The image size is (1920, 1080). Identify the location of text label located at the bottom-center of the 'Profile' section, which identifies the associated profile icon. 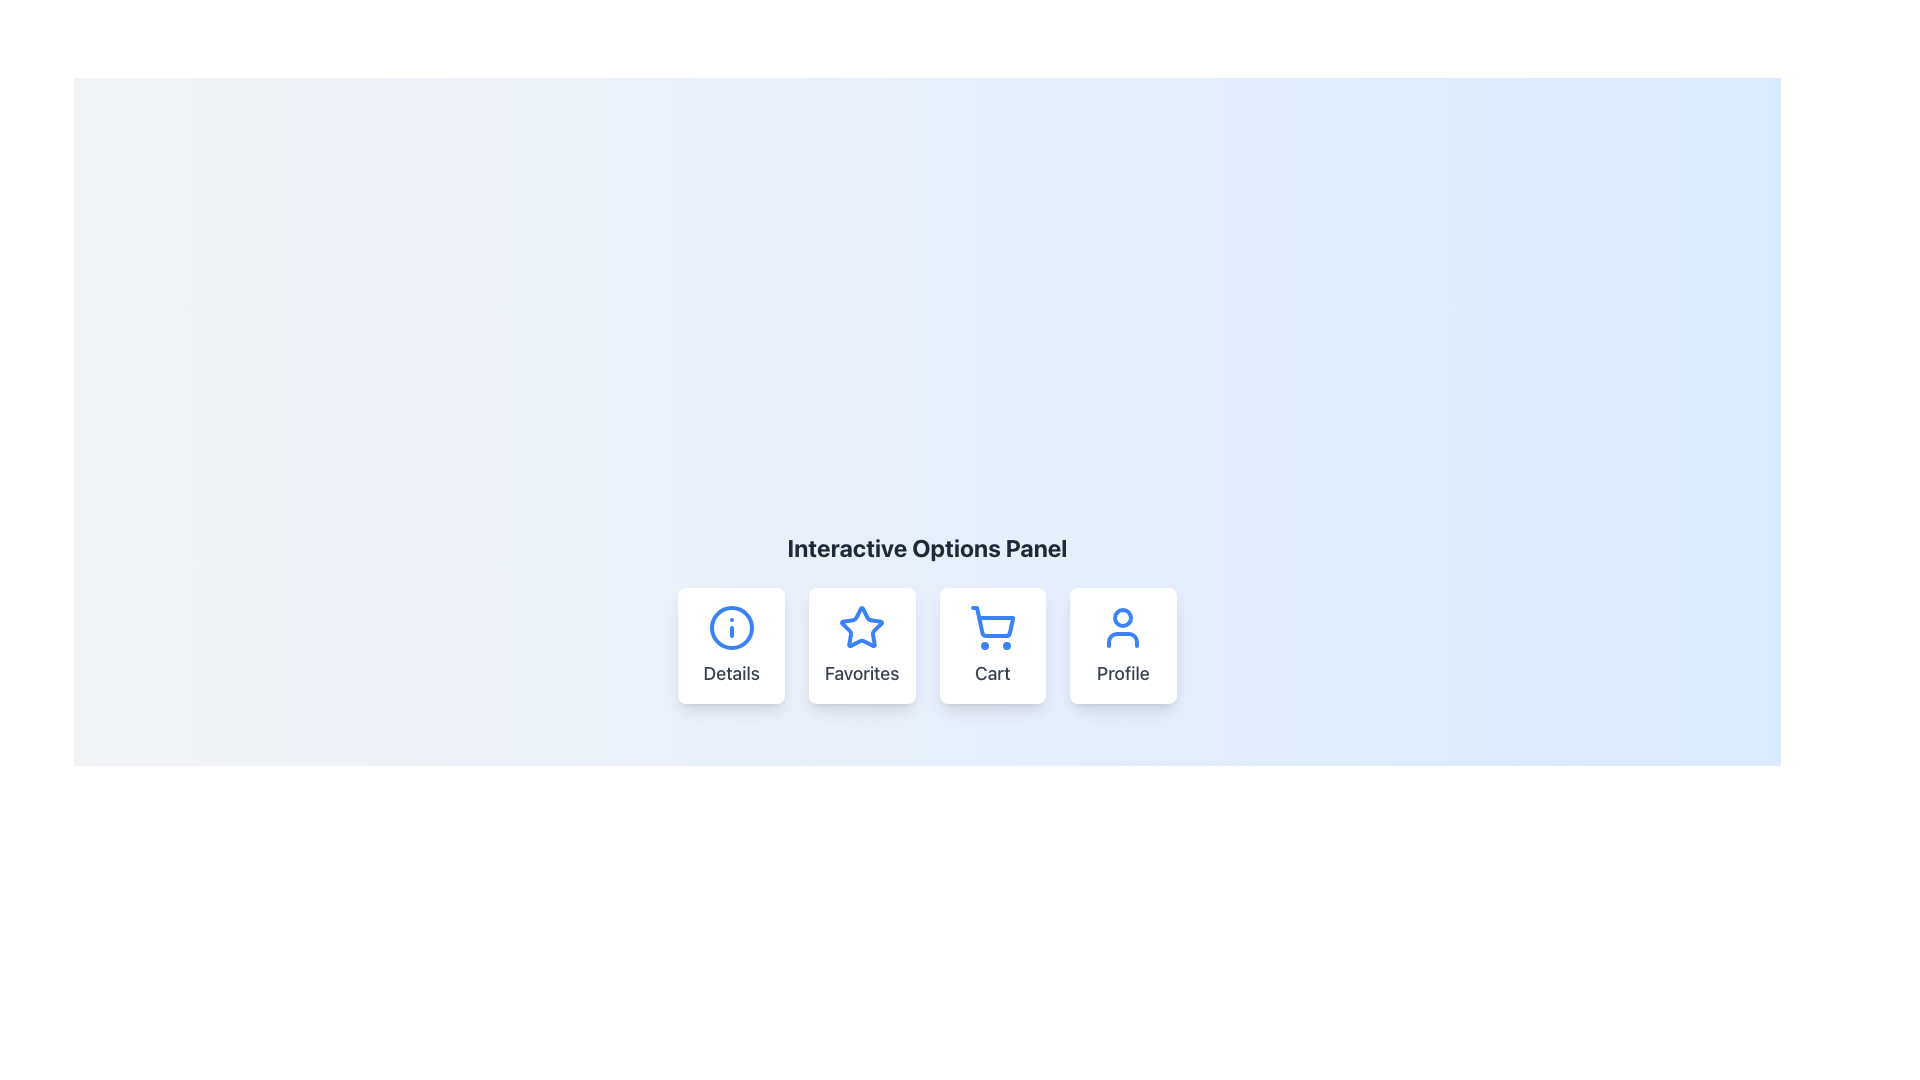
(1123, 674).